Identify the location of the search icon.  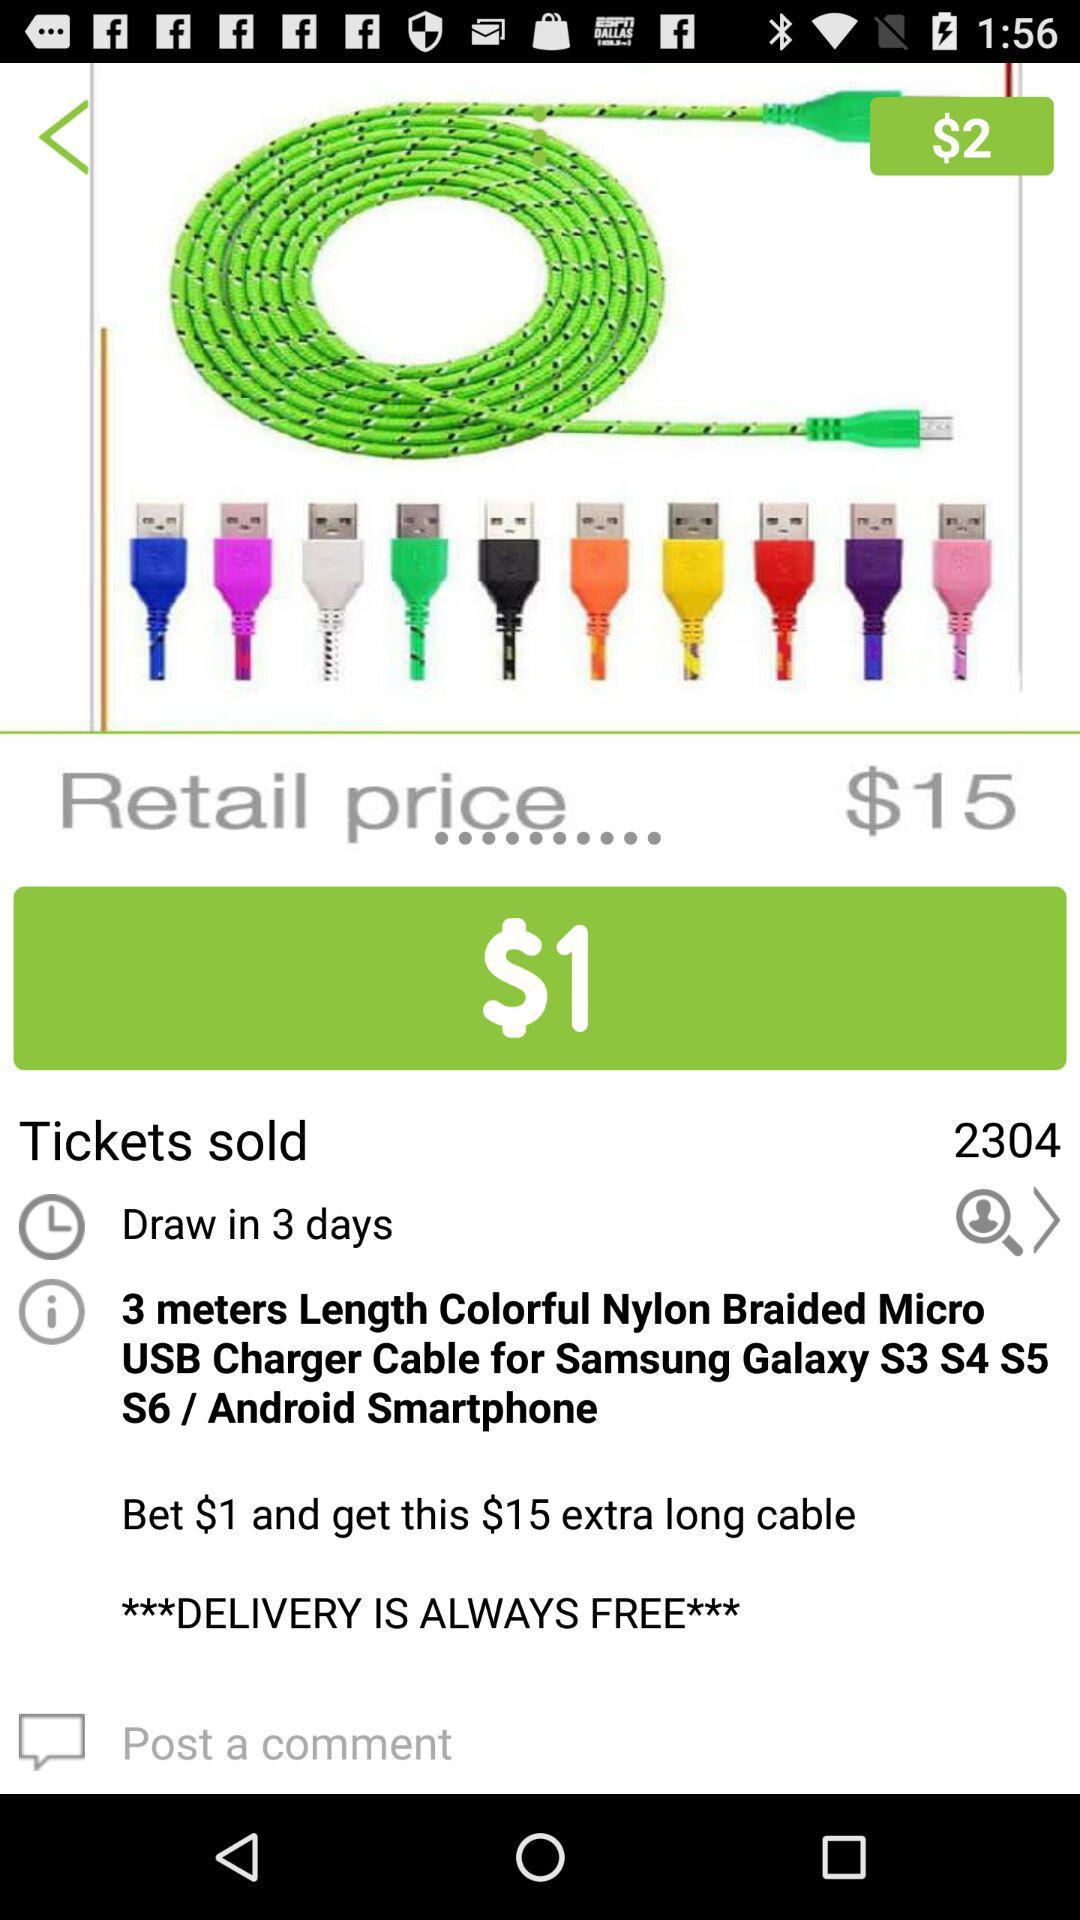
(1008, 1307).